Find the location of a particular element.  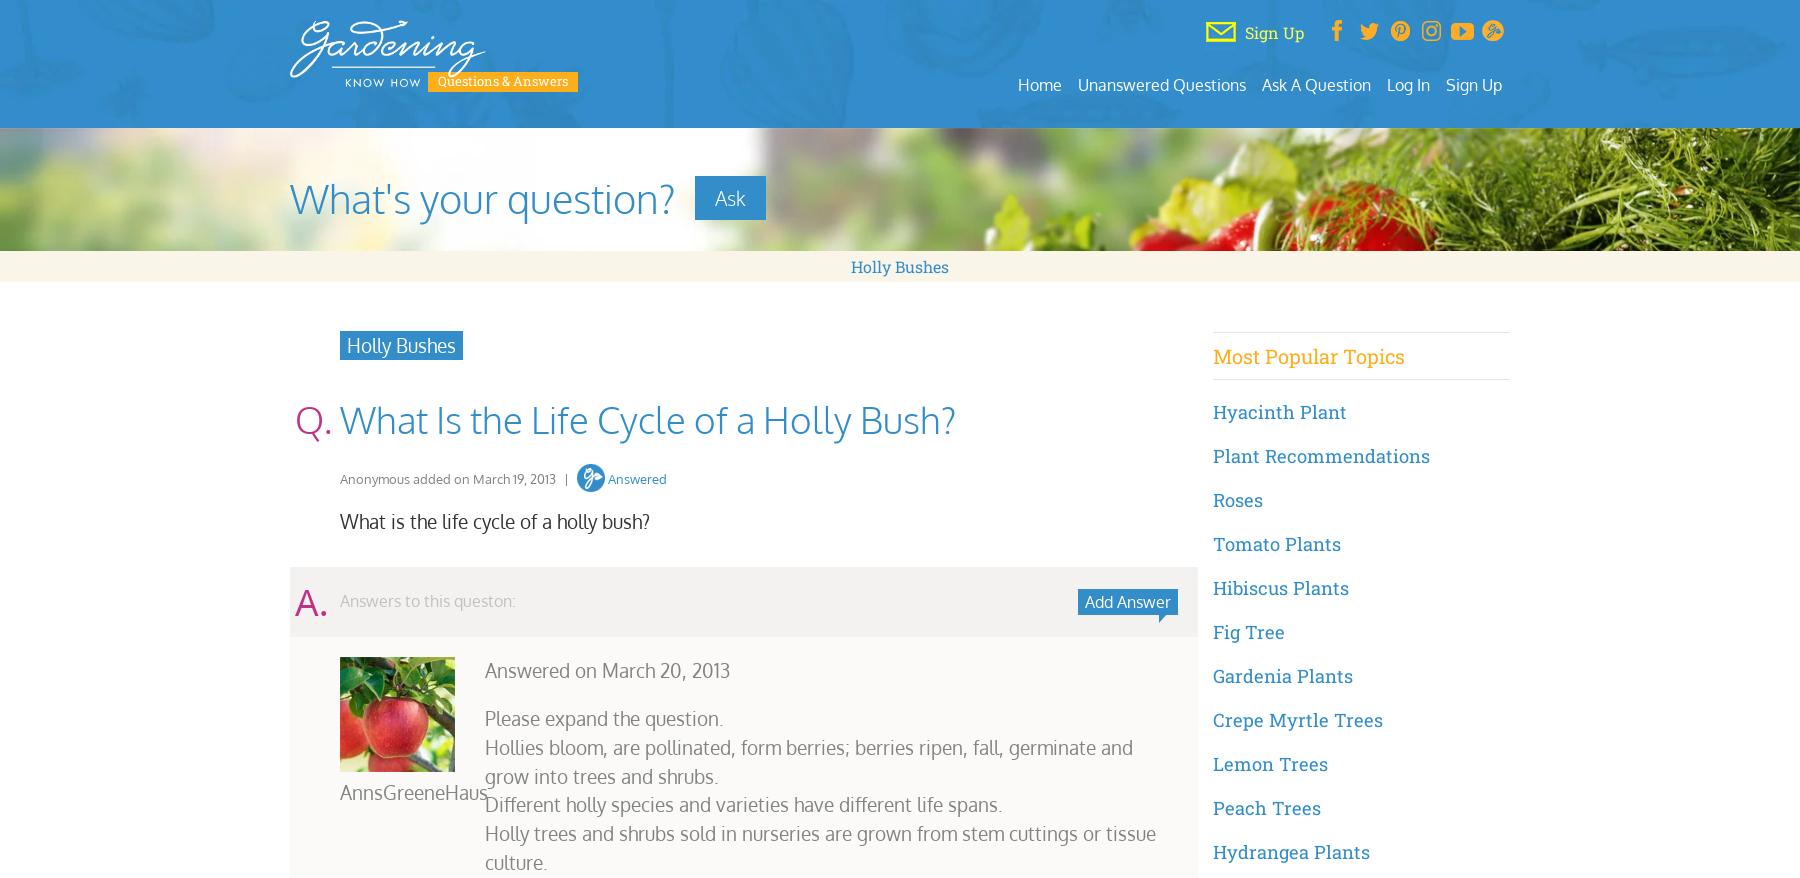

'Anonymous' is located at coordinates (374, 476).